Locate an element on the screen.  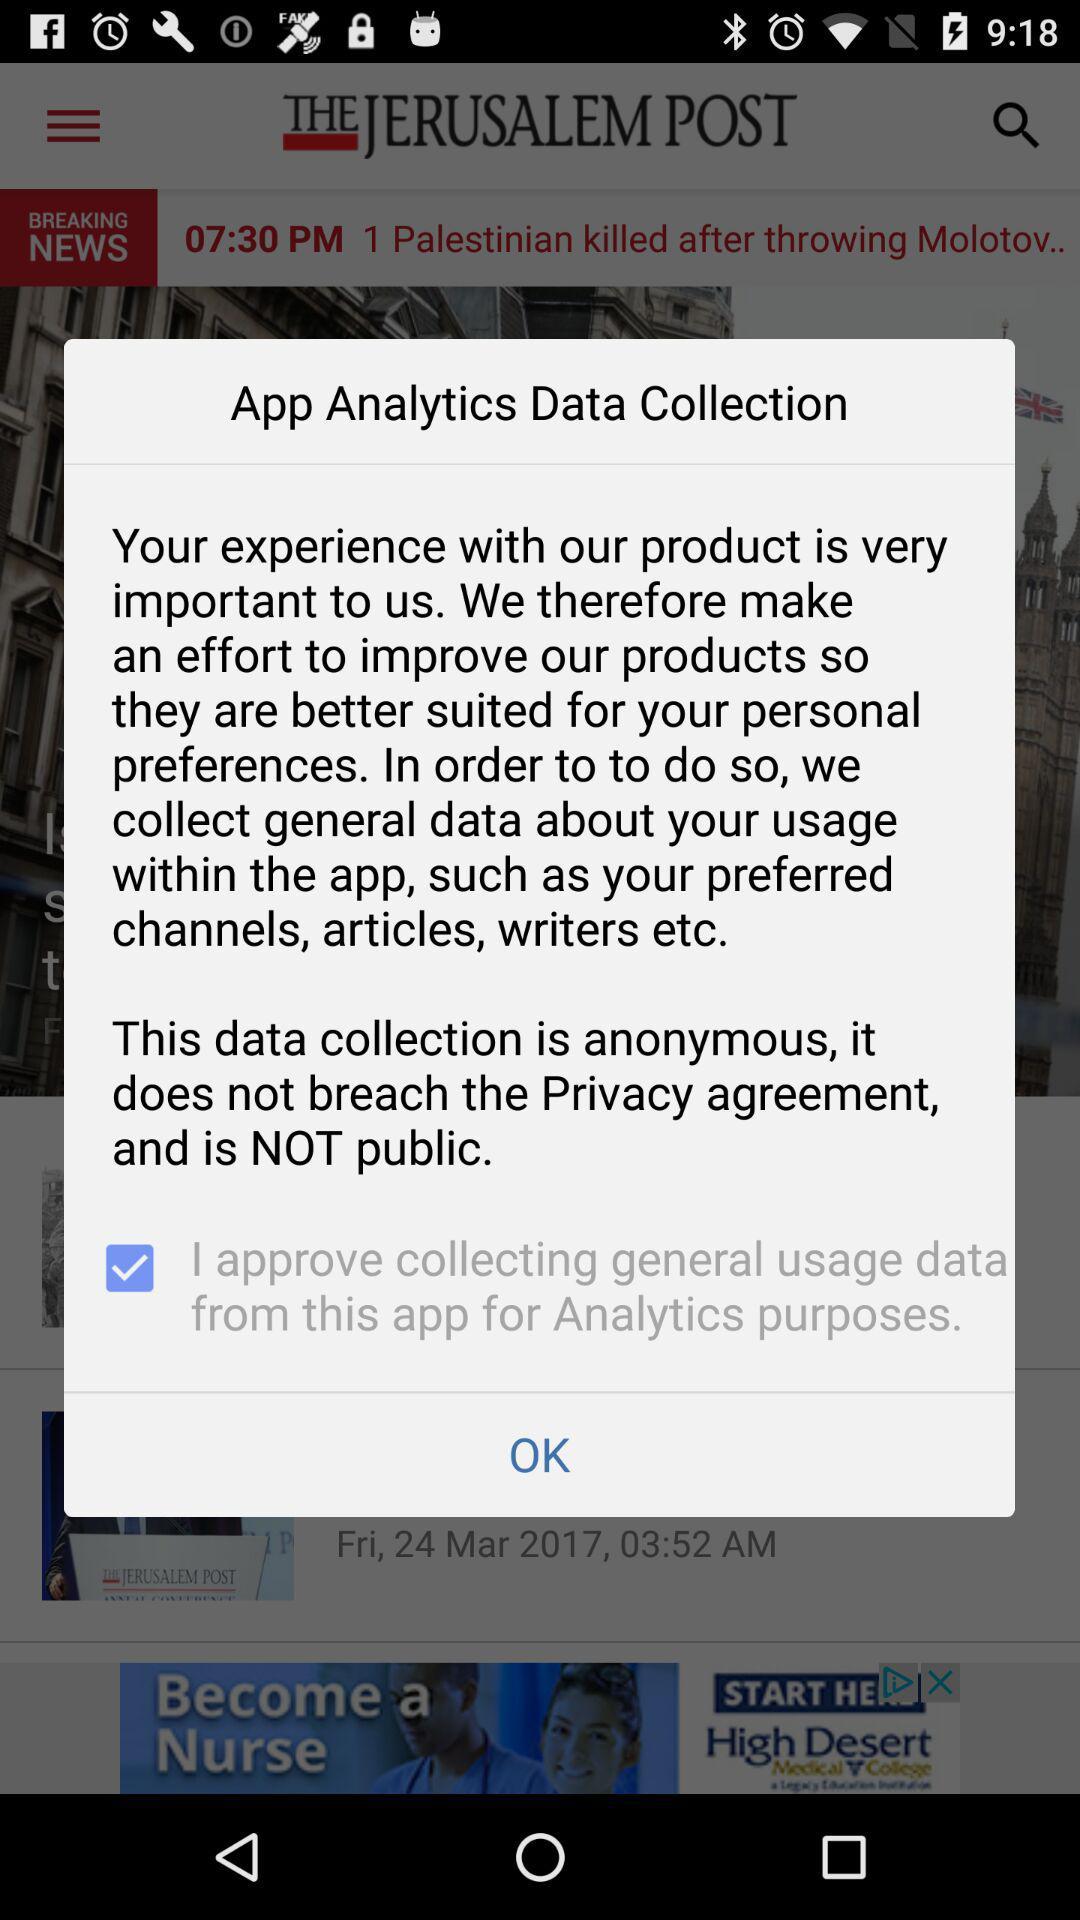
the app below i approve collecting is located at coordinates (538, 1454).